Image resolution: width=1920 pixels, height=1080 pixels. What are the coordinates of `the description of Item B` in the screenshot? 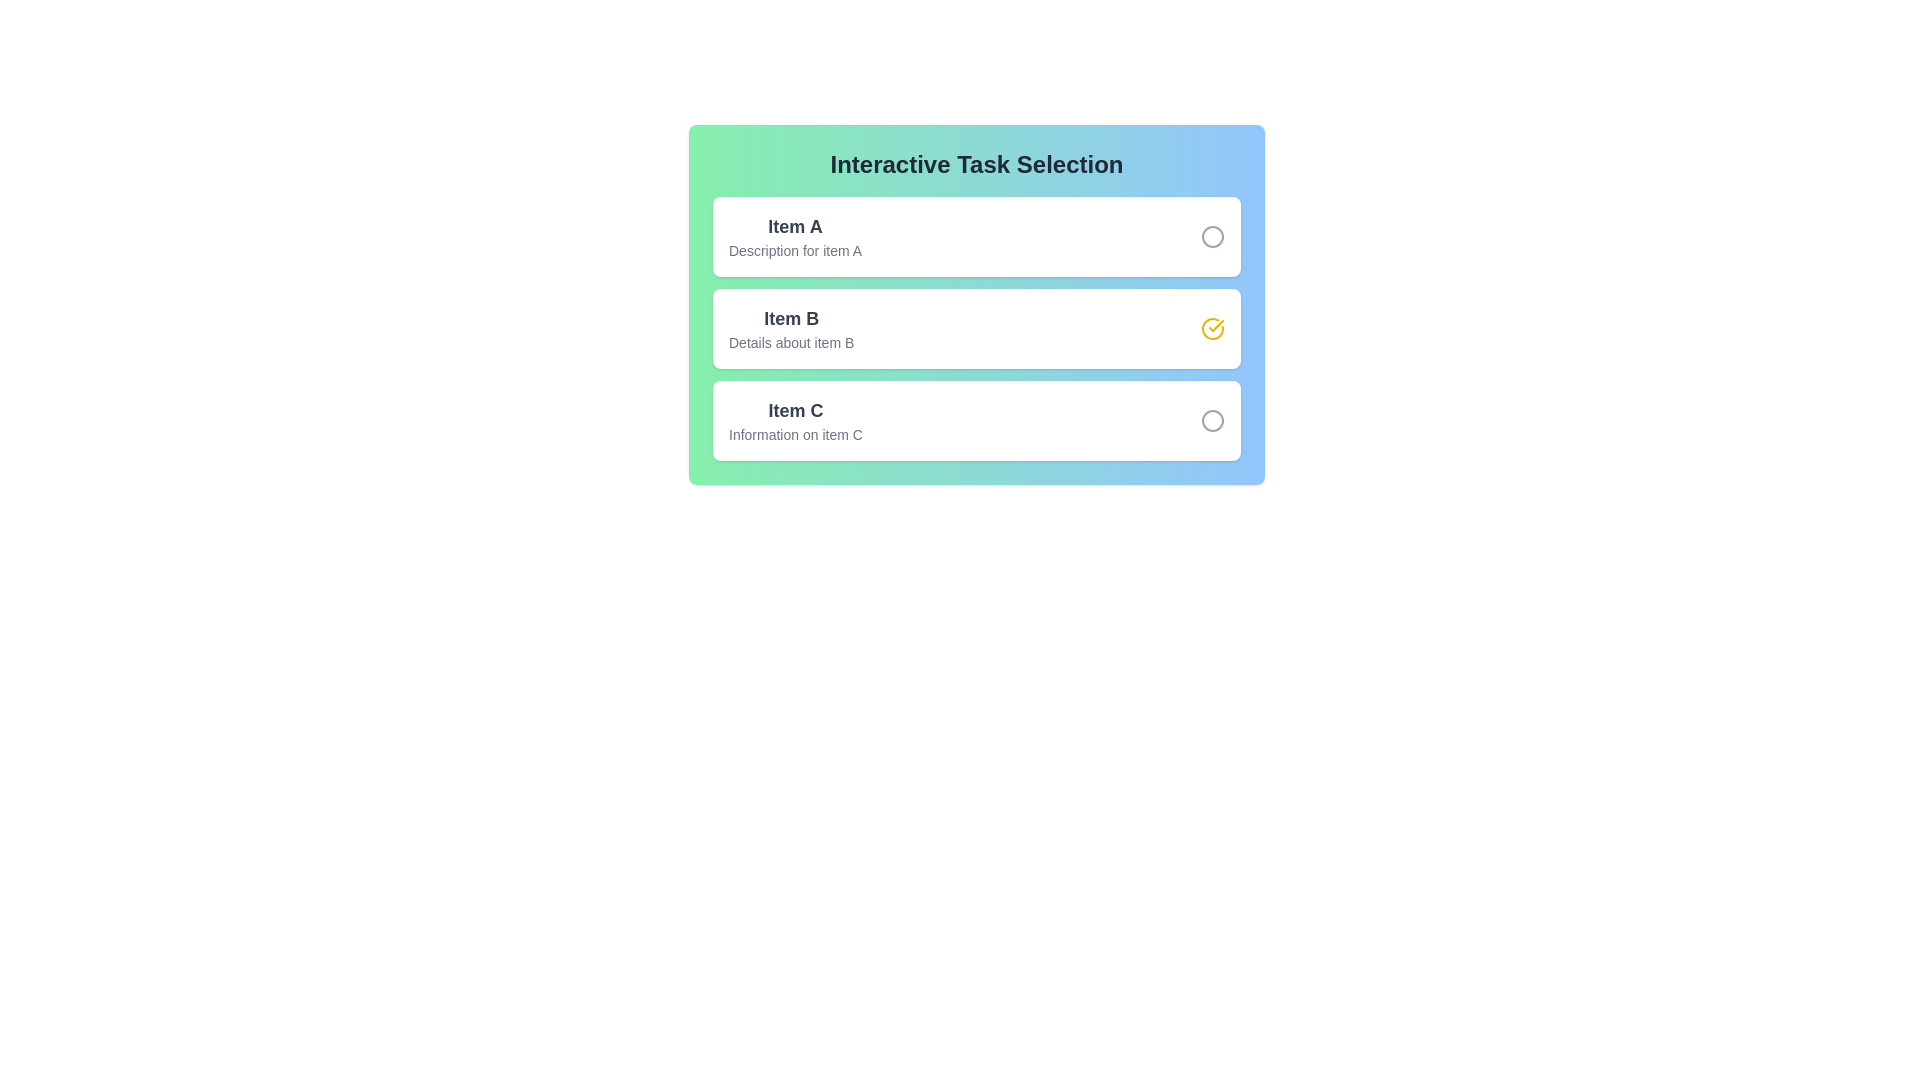 It's located at (790, 327).